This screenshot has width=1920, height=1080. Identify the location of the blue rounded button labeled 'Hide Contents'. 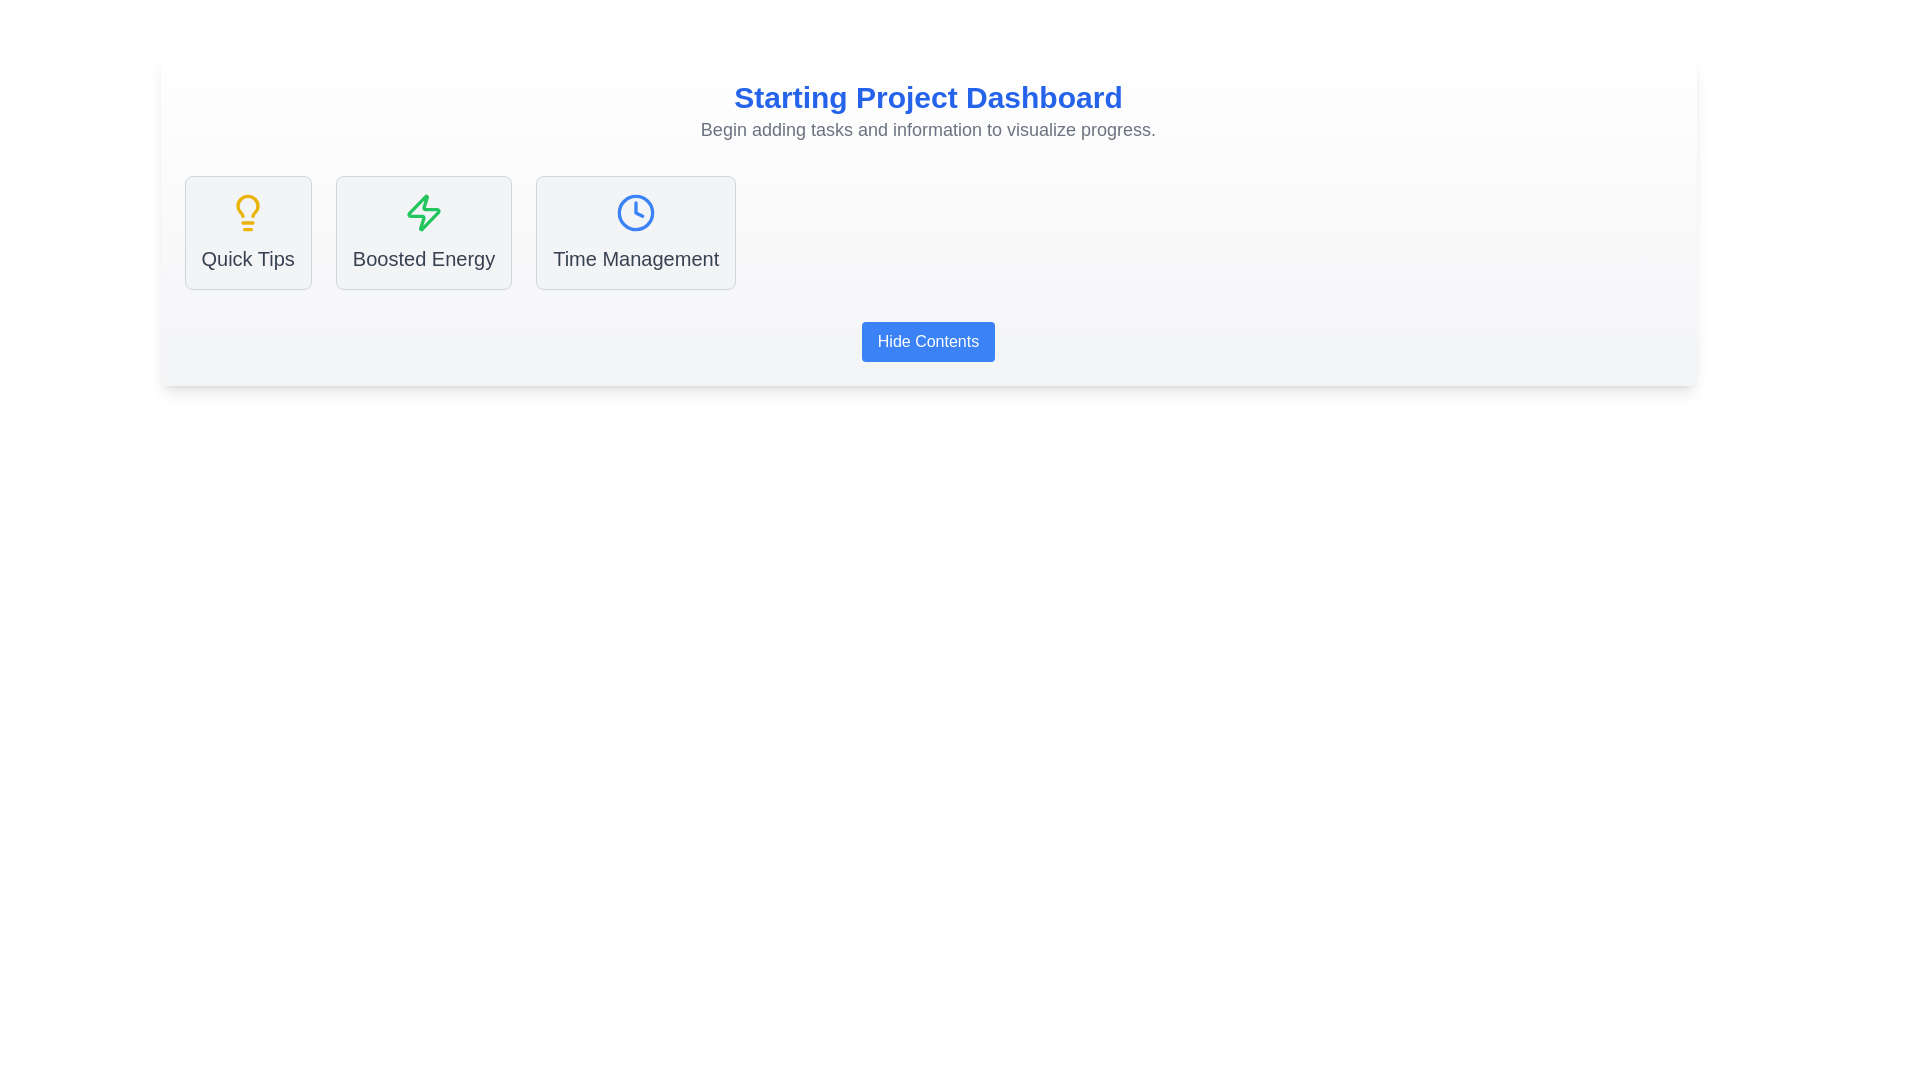
(927, 341).